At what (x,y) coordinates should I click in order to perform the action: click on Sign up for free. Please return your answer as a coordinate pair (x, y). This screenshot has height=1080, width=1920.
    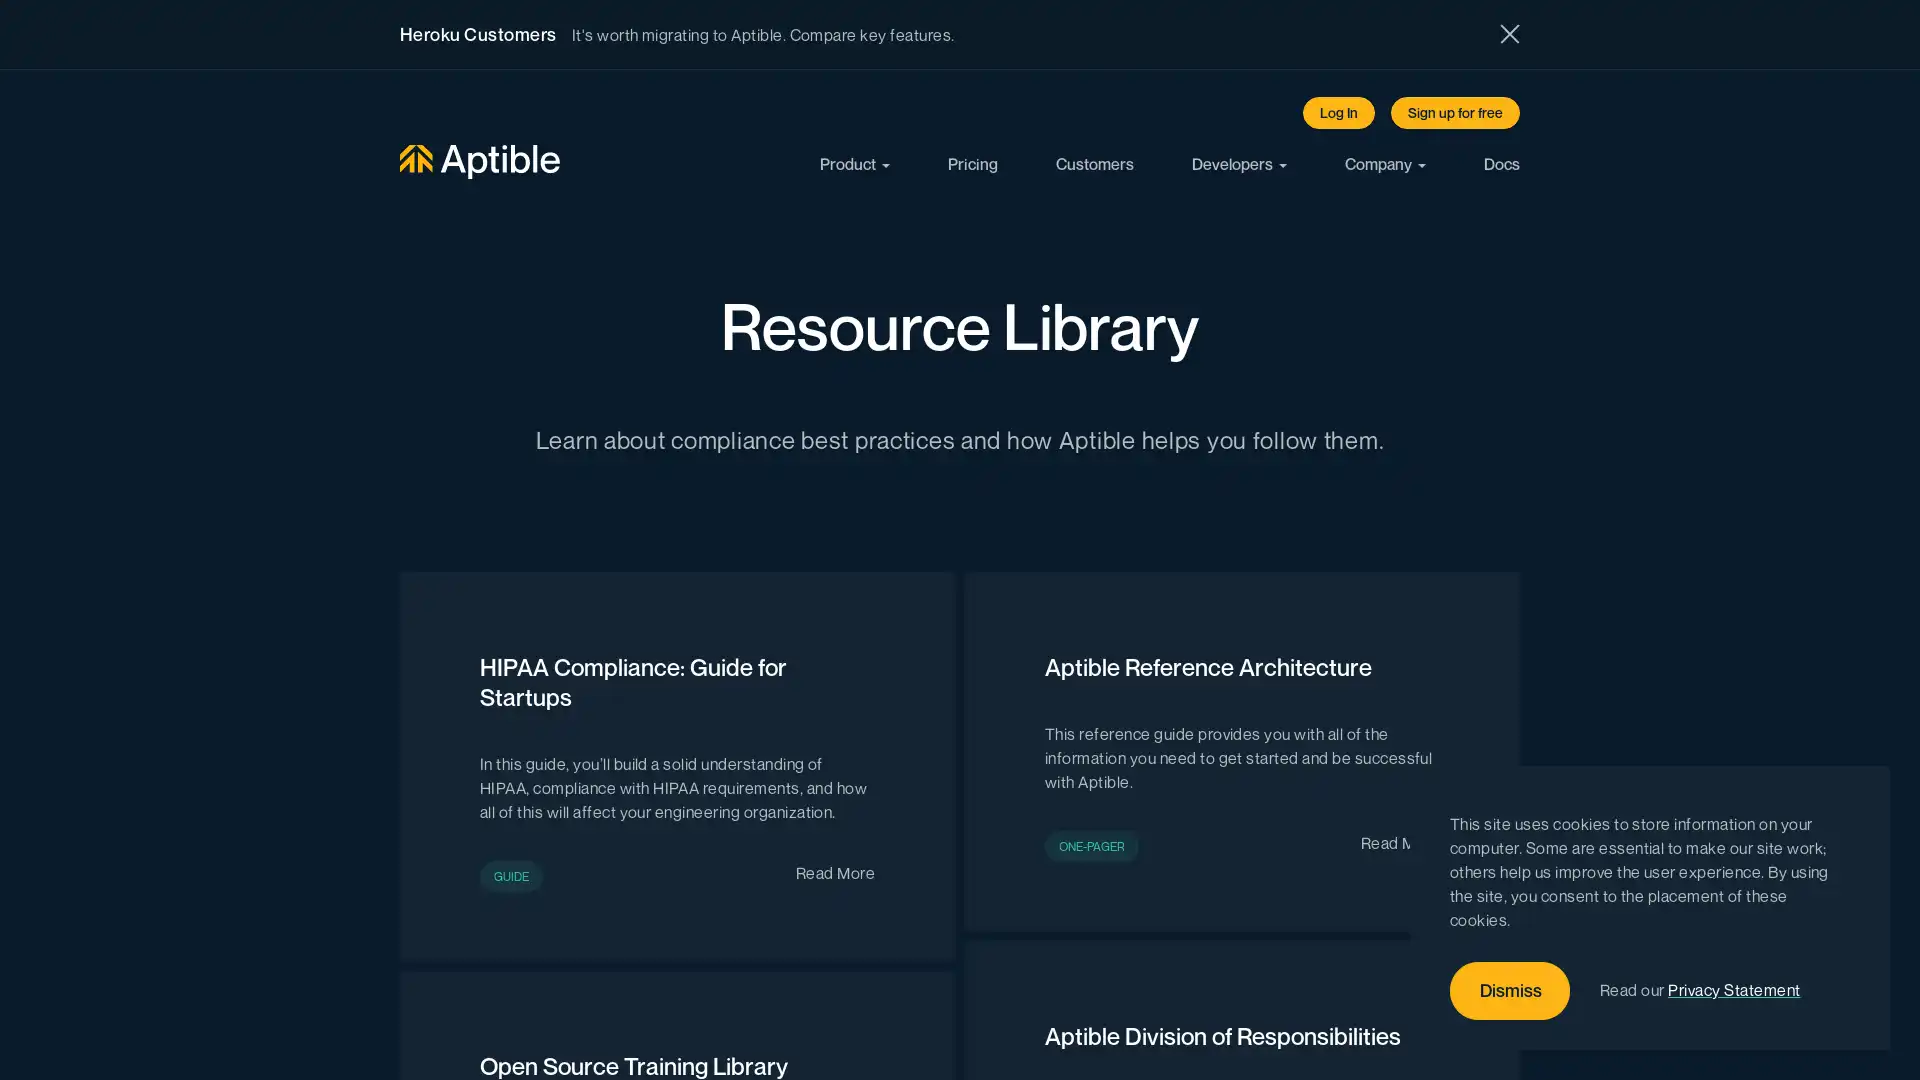
    Looking at the image, I should click on (1455, 112).